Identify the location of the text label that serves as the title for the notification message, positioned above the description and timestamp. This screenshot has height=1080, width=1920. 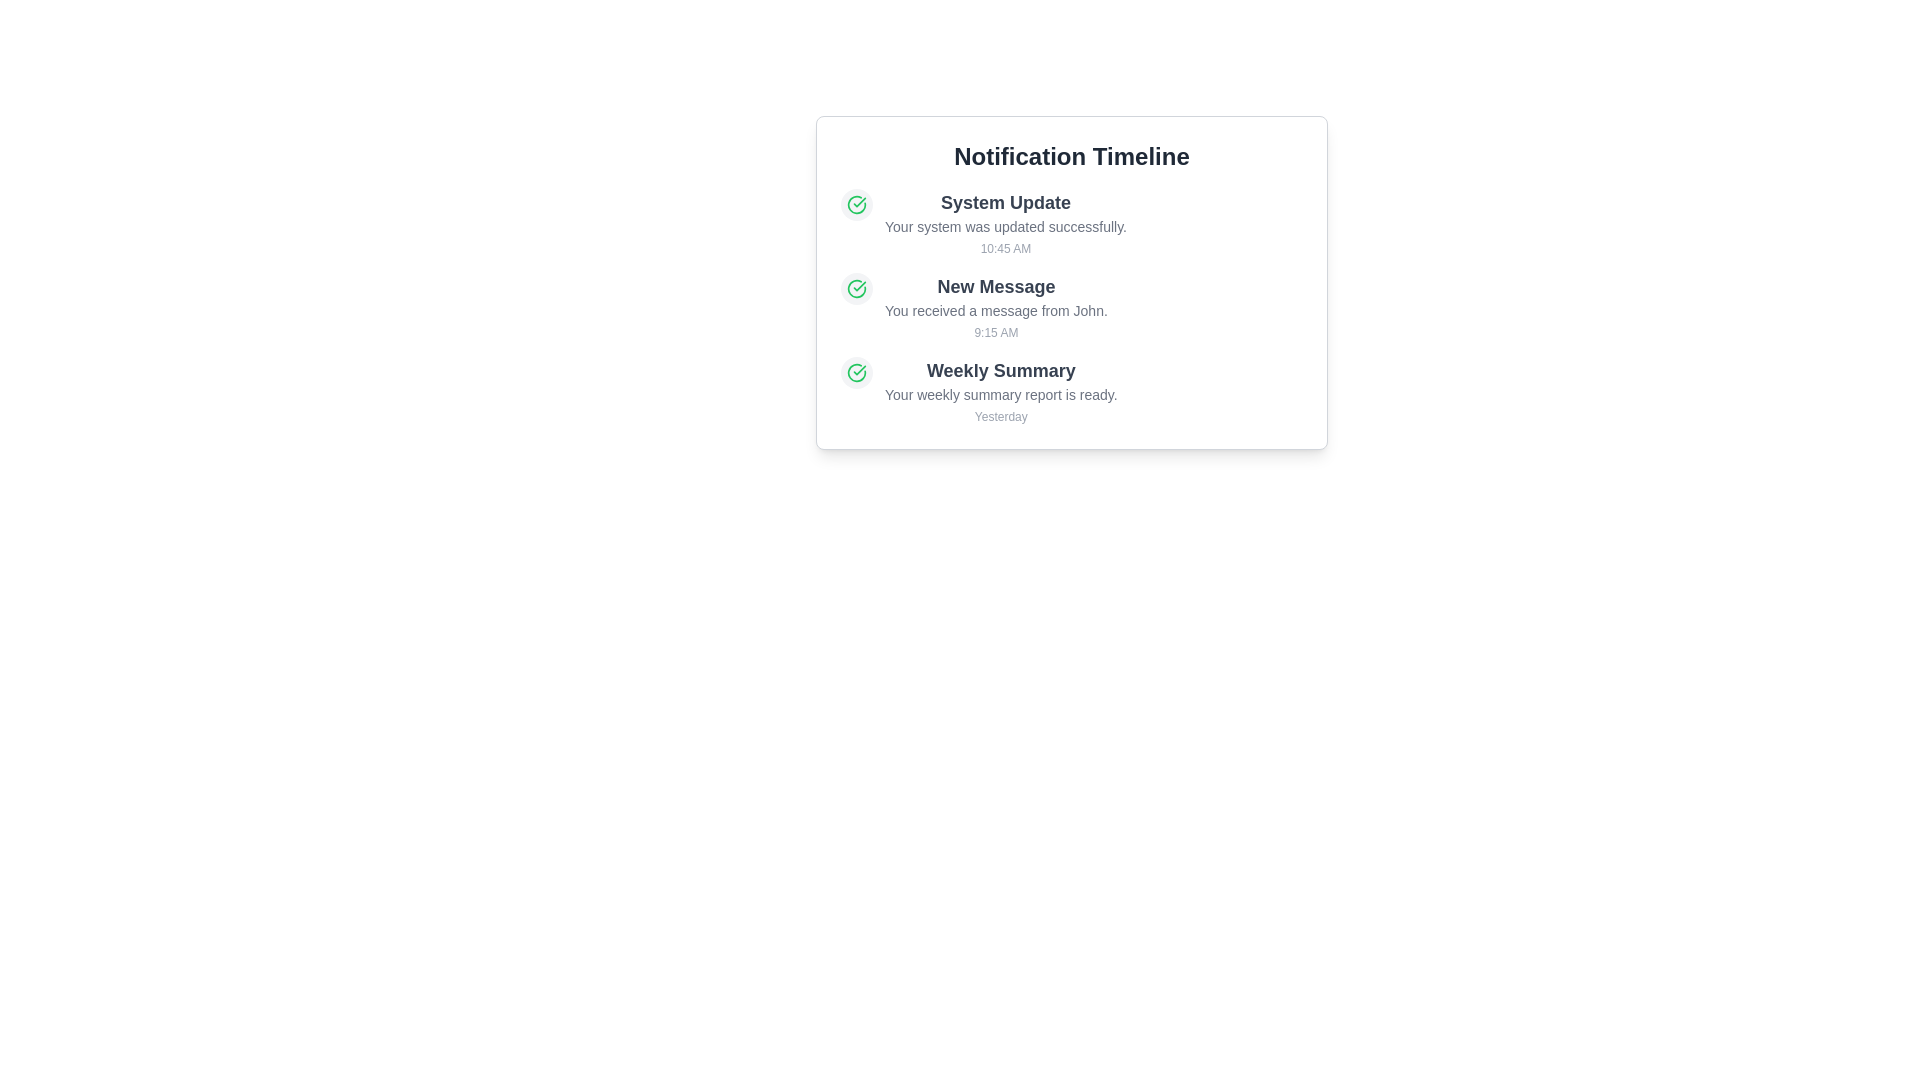
(996, 286).